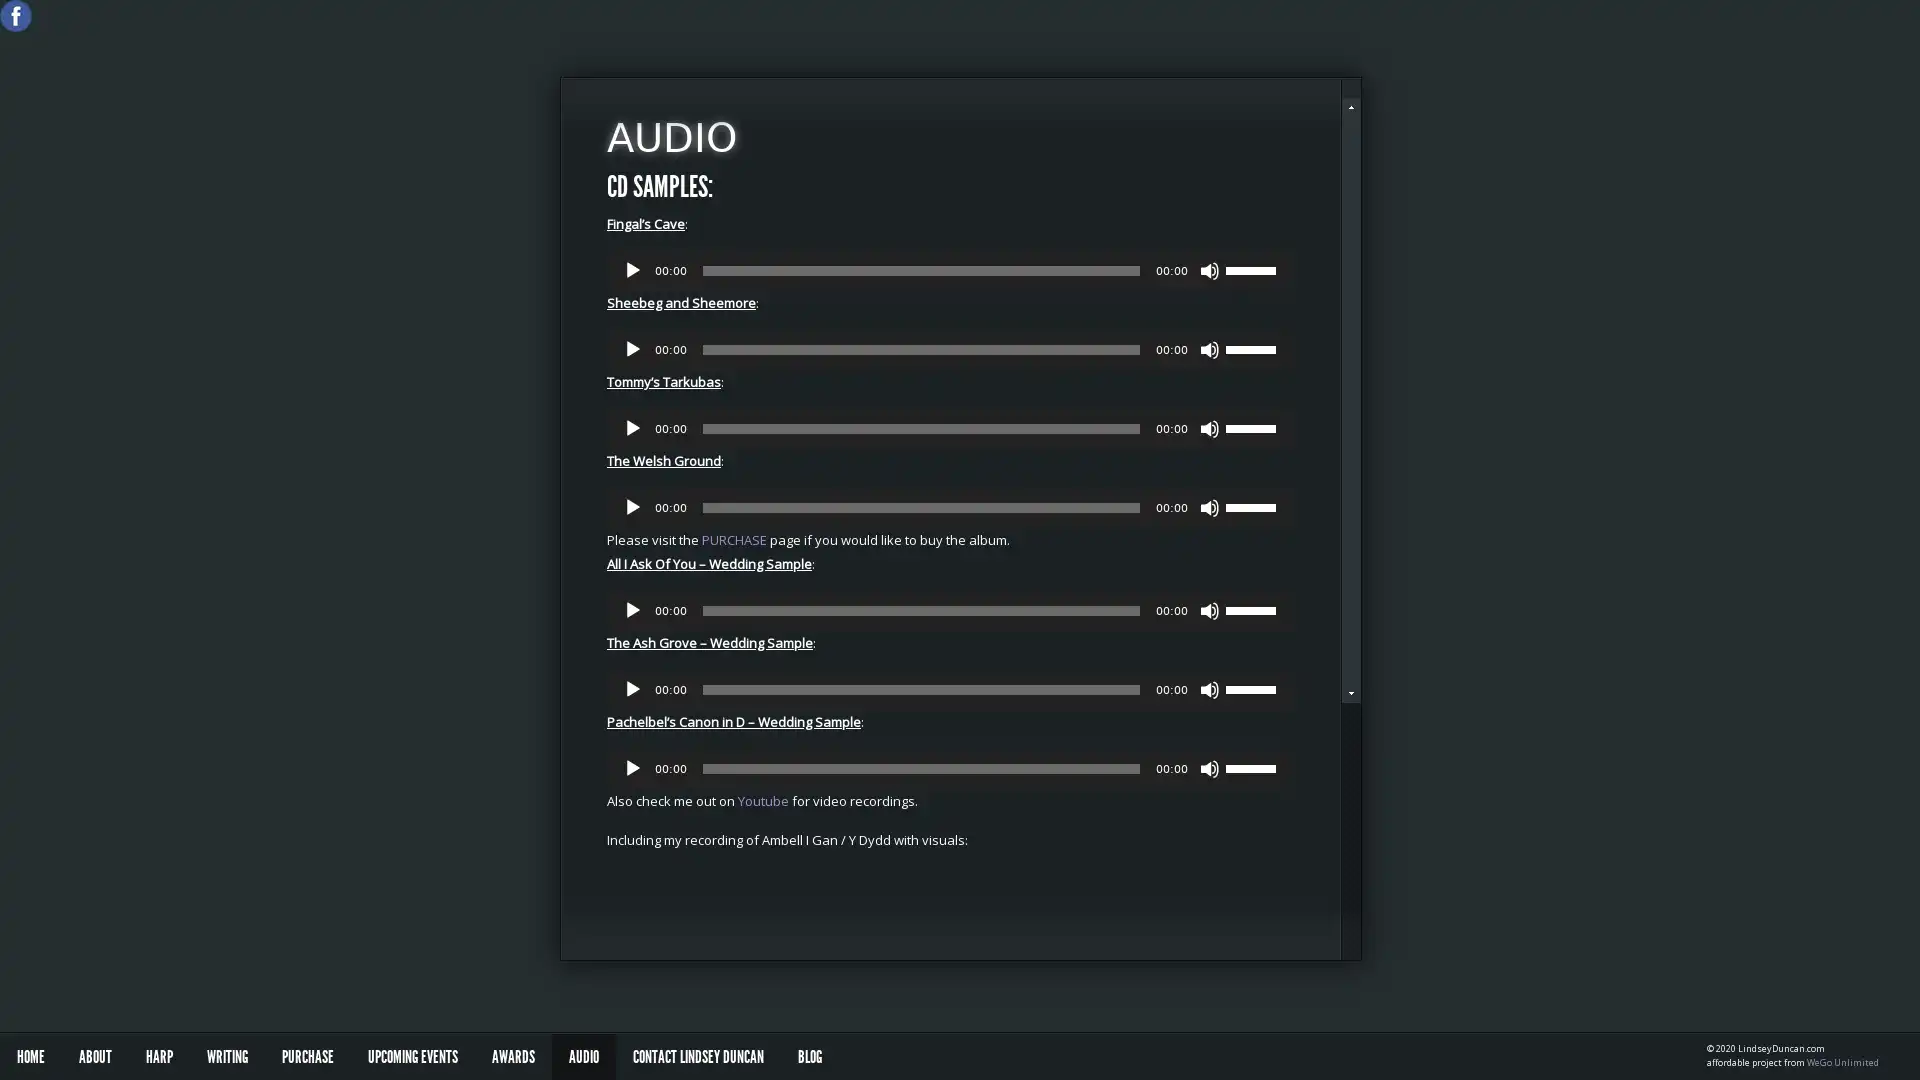  Describe the element at coordinates (632, 349) in the screenshot. I see `Play` at that location.